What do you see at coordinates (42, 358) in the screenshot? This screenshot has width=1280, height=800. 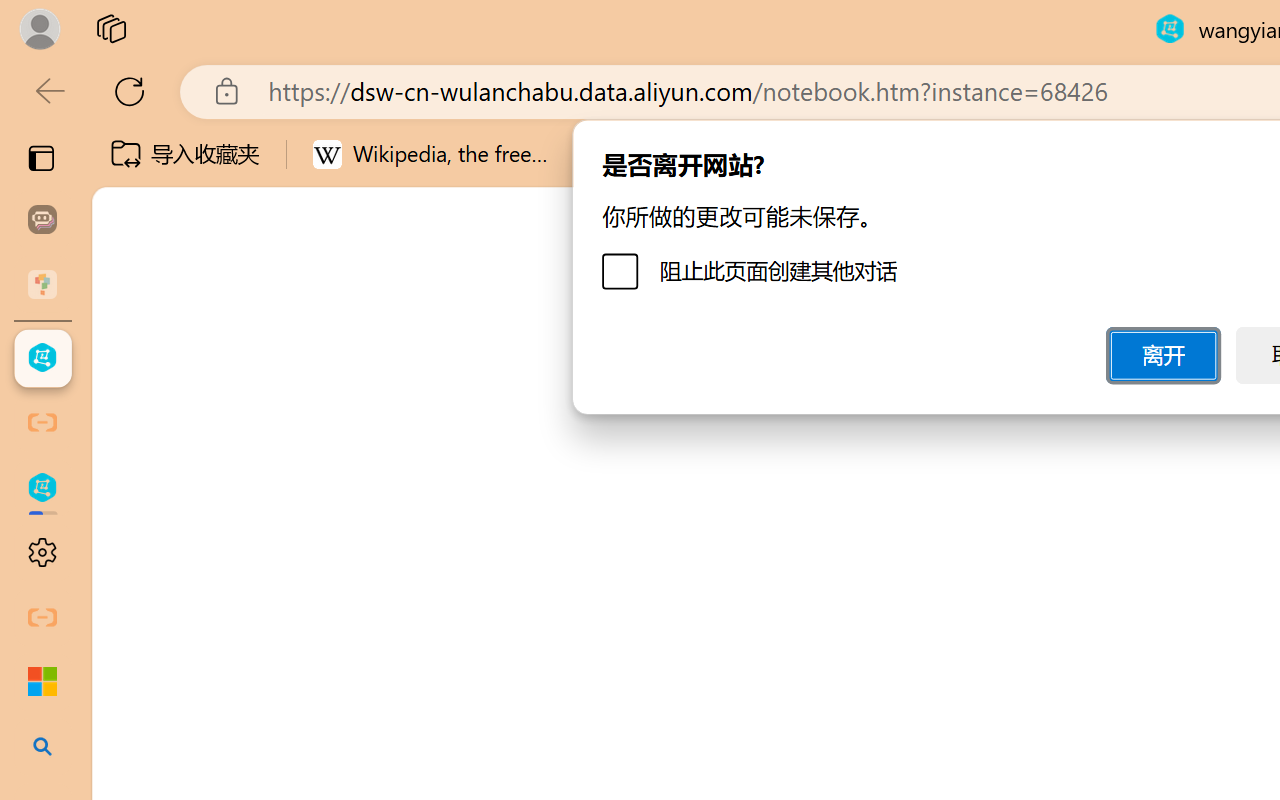 I see `'wangyian_dsw - DSW'` at bounding box center [42, 358].